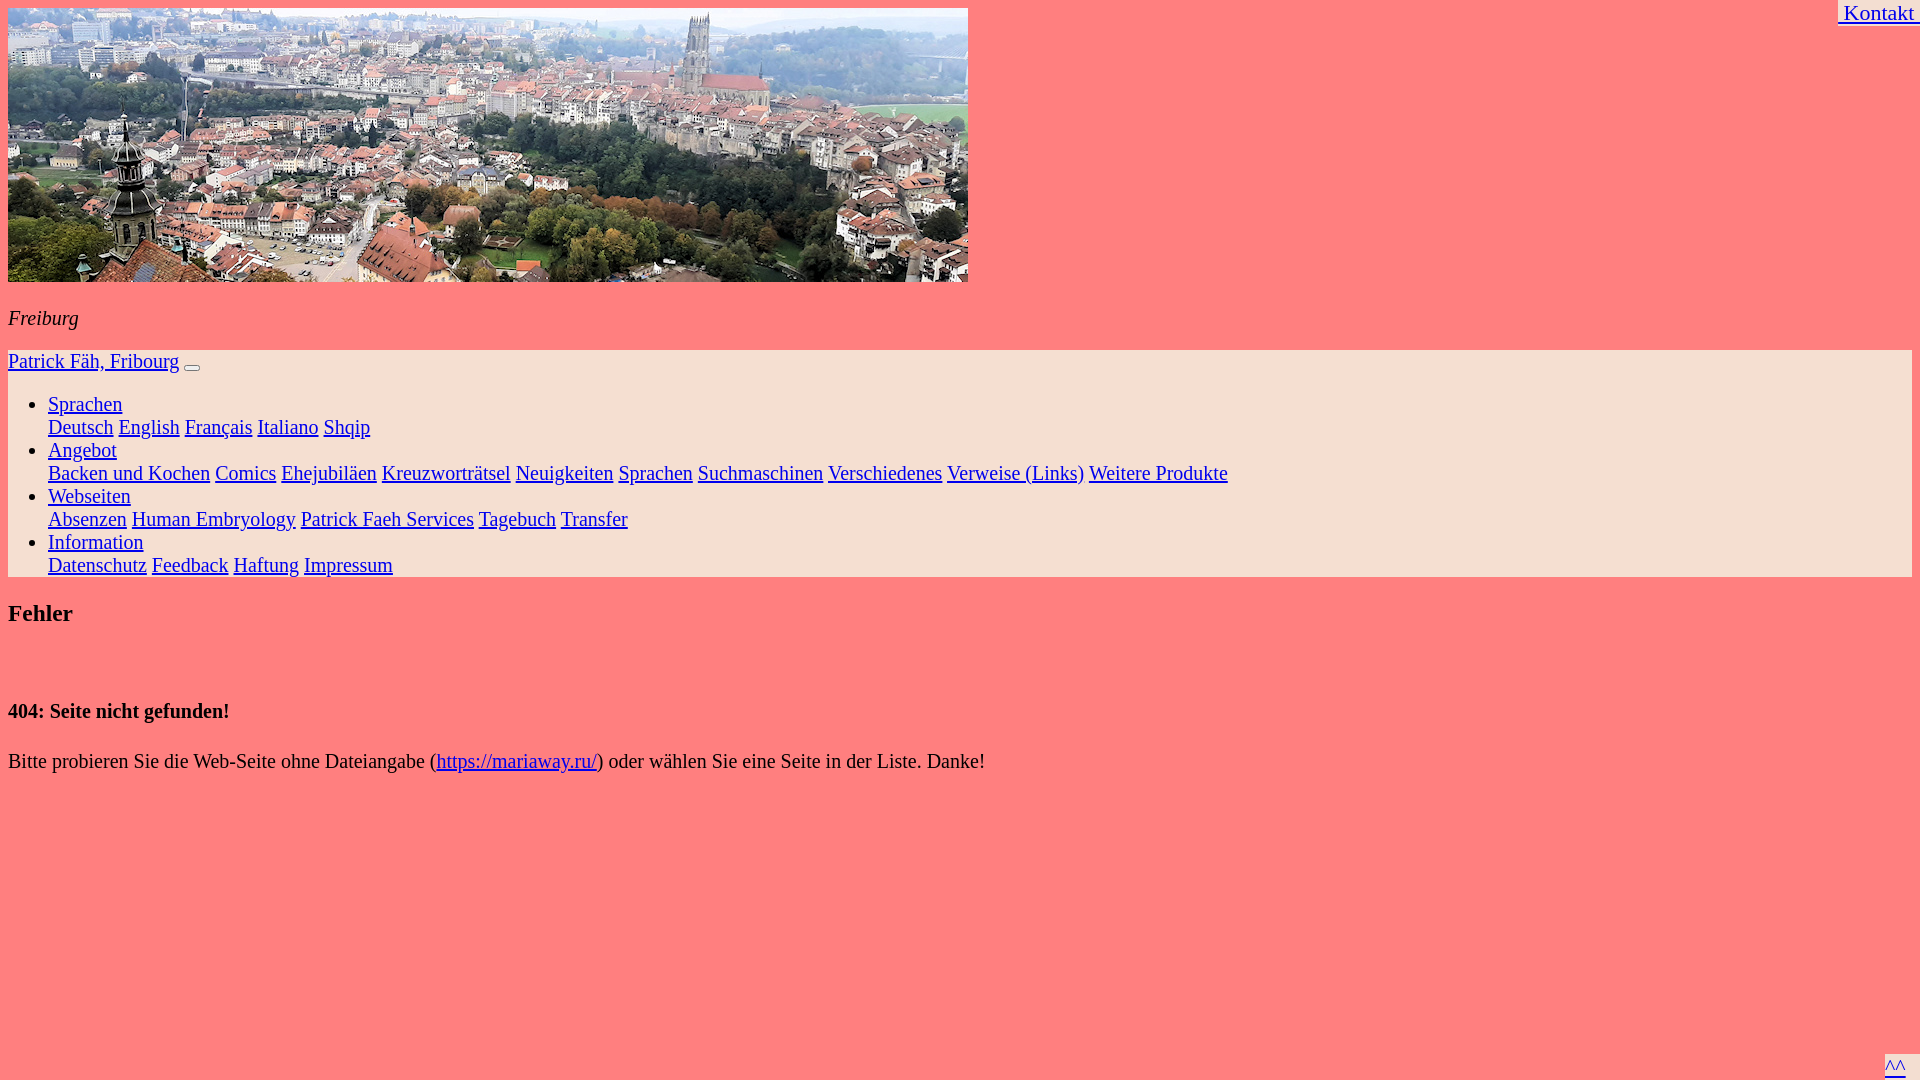 The width and height of the screenshot is (1920, 1080). I want to click on 'Italiano', so click(286, 426).